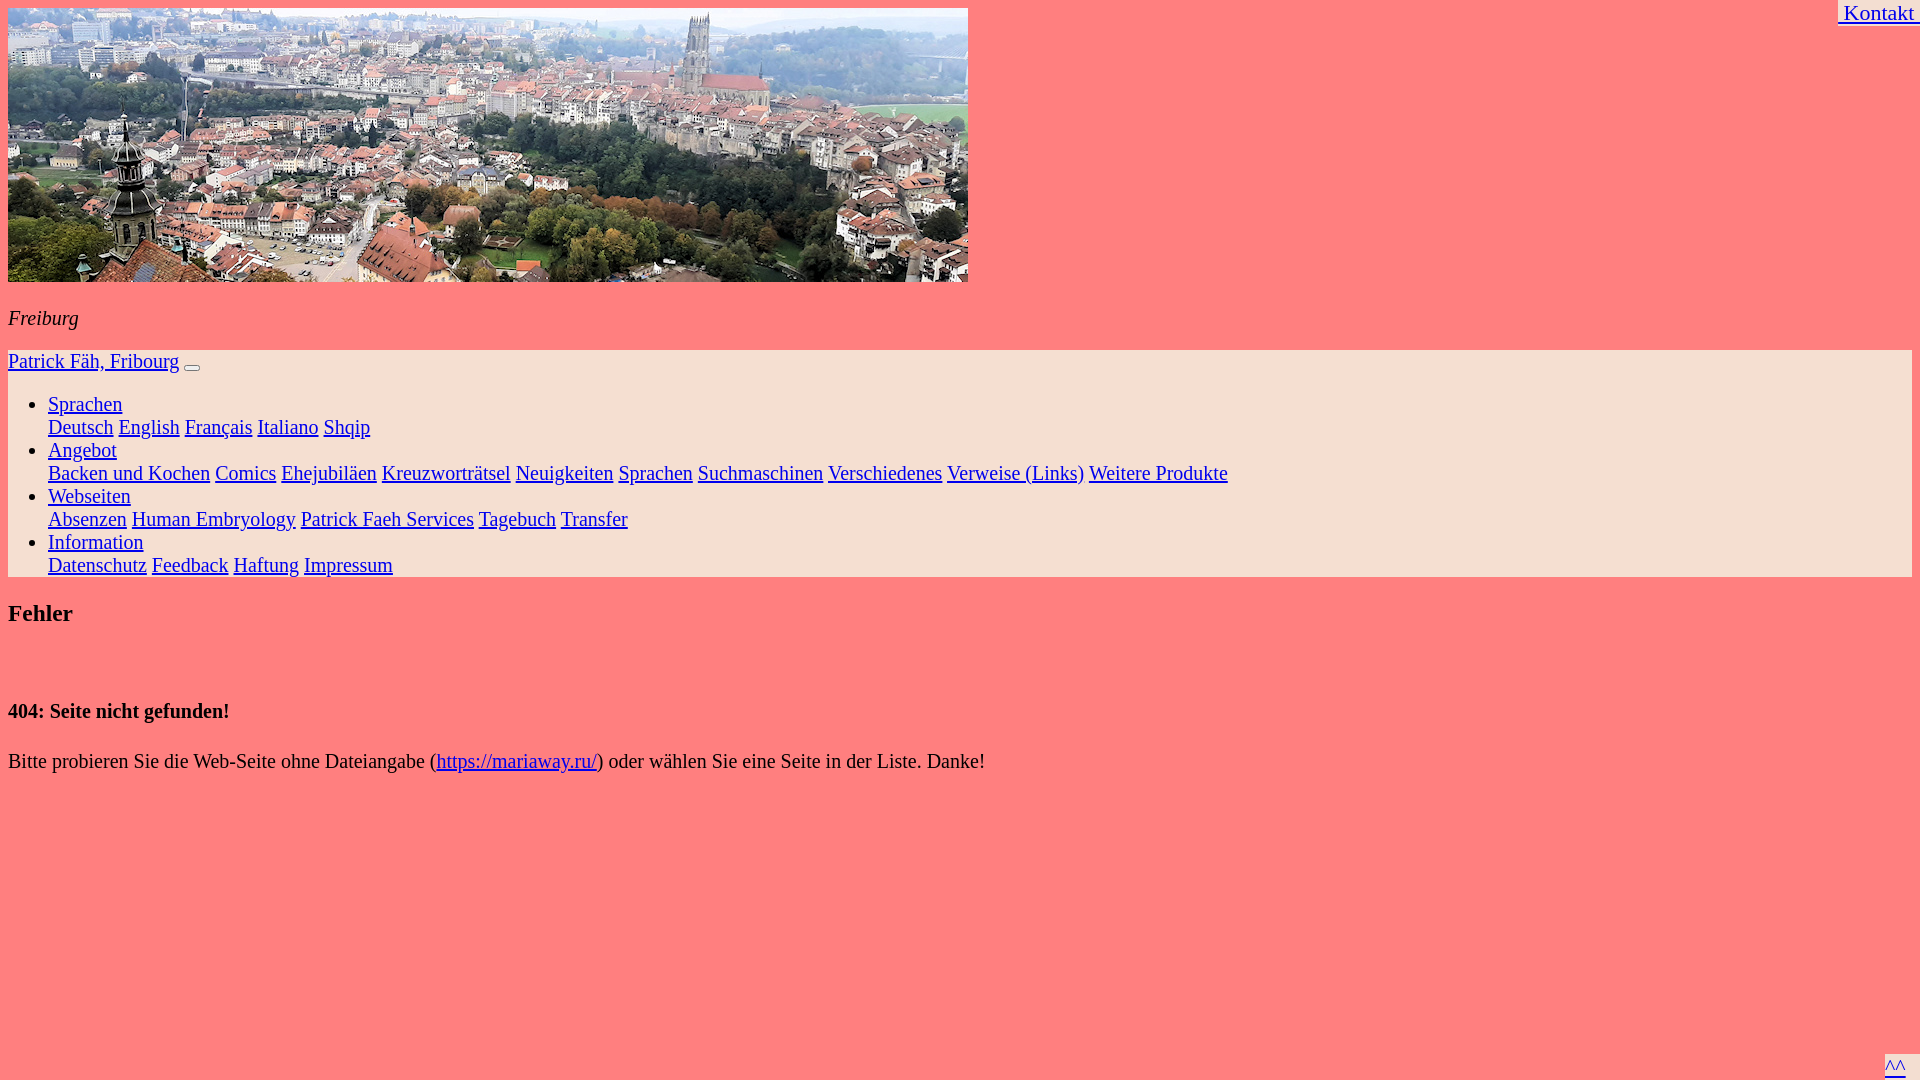 The width and height of the screenshot is (1920, 1080). I want to click on 'Italiano', so click(286, 426).